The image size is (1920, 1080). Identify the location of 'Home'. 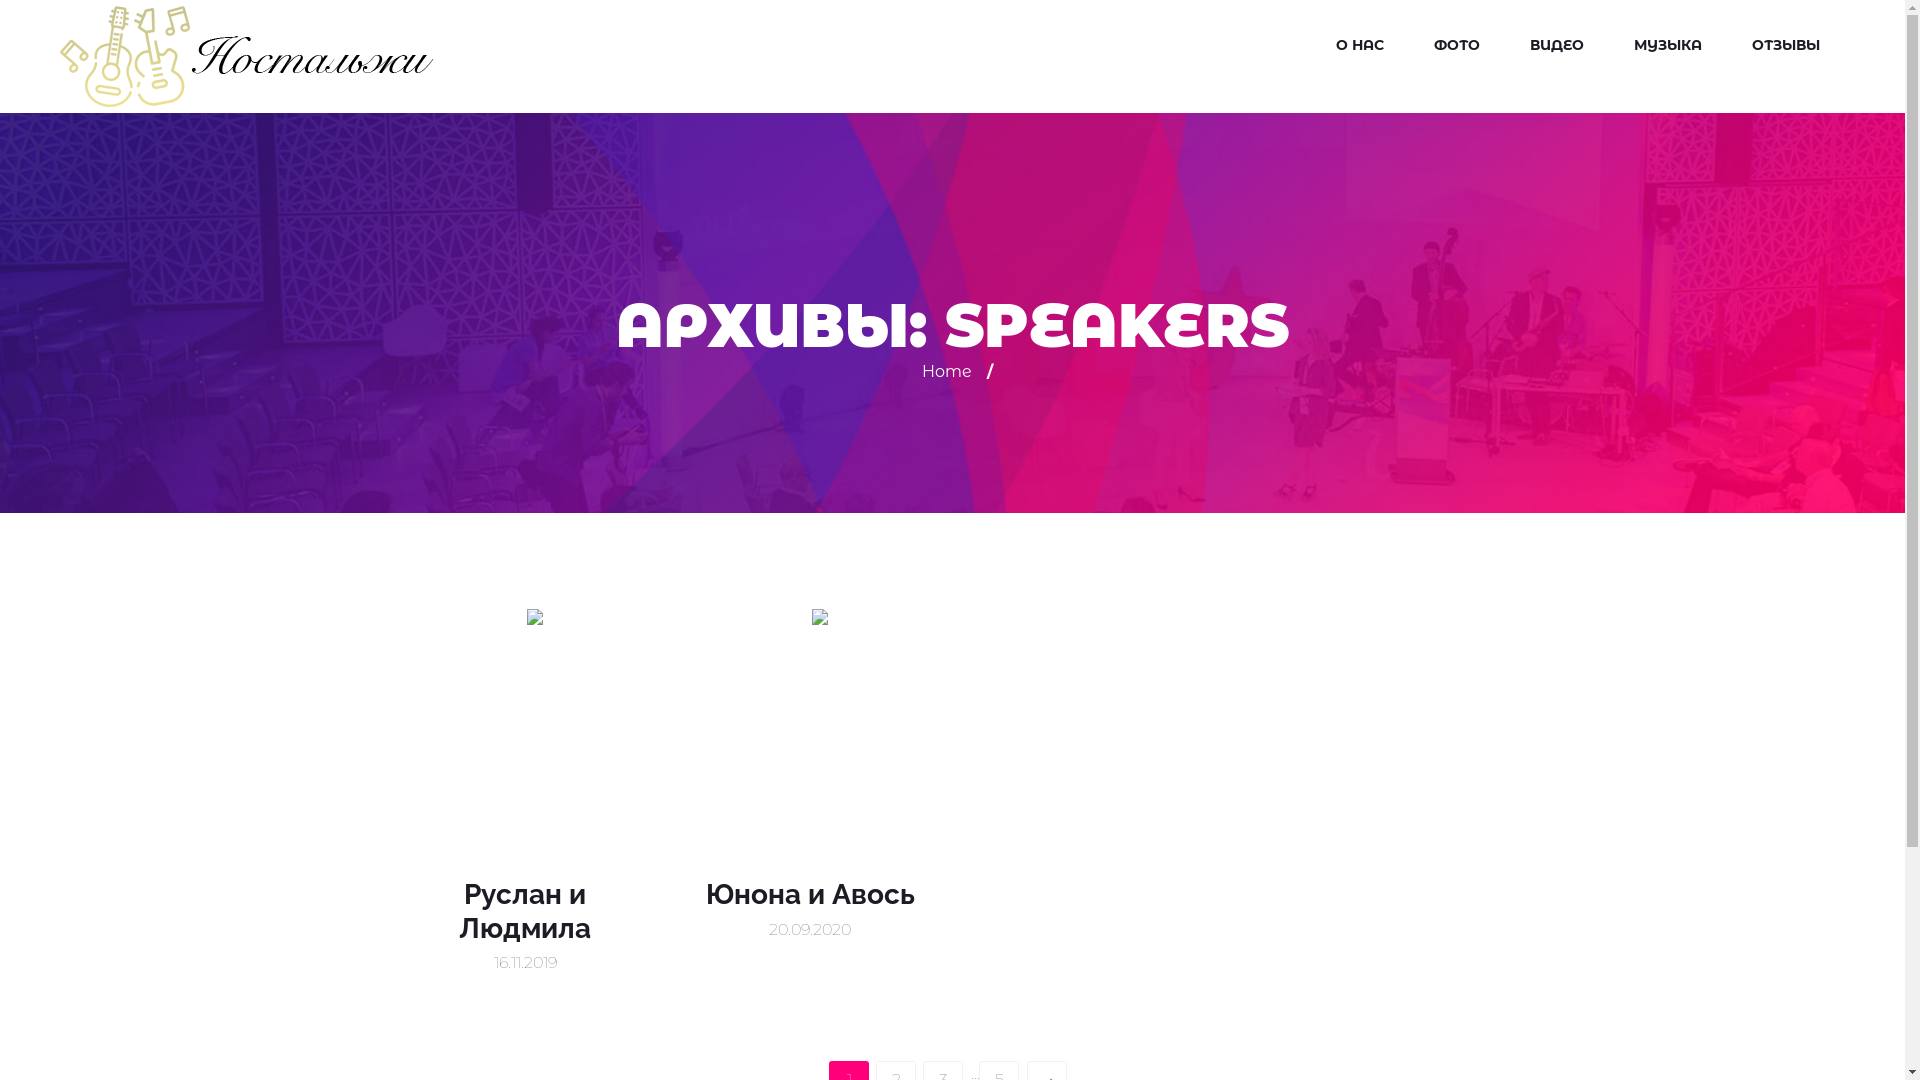
(920, 371).